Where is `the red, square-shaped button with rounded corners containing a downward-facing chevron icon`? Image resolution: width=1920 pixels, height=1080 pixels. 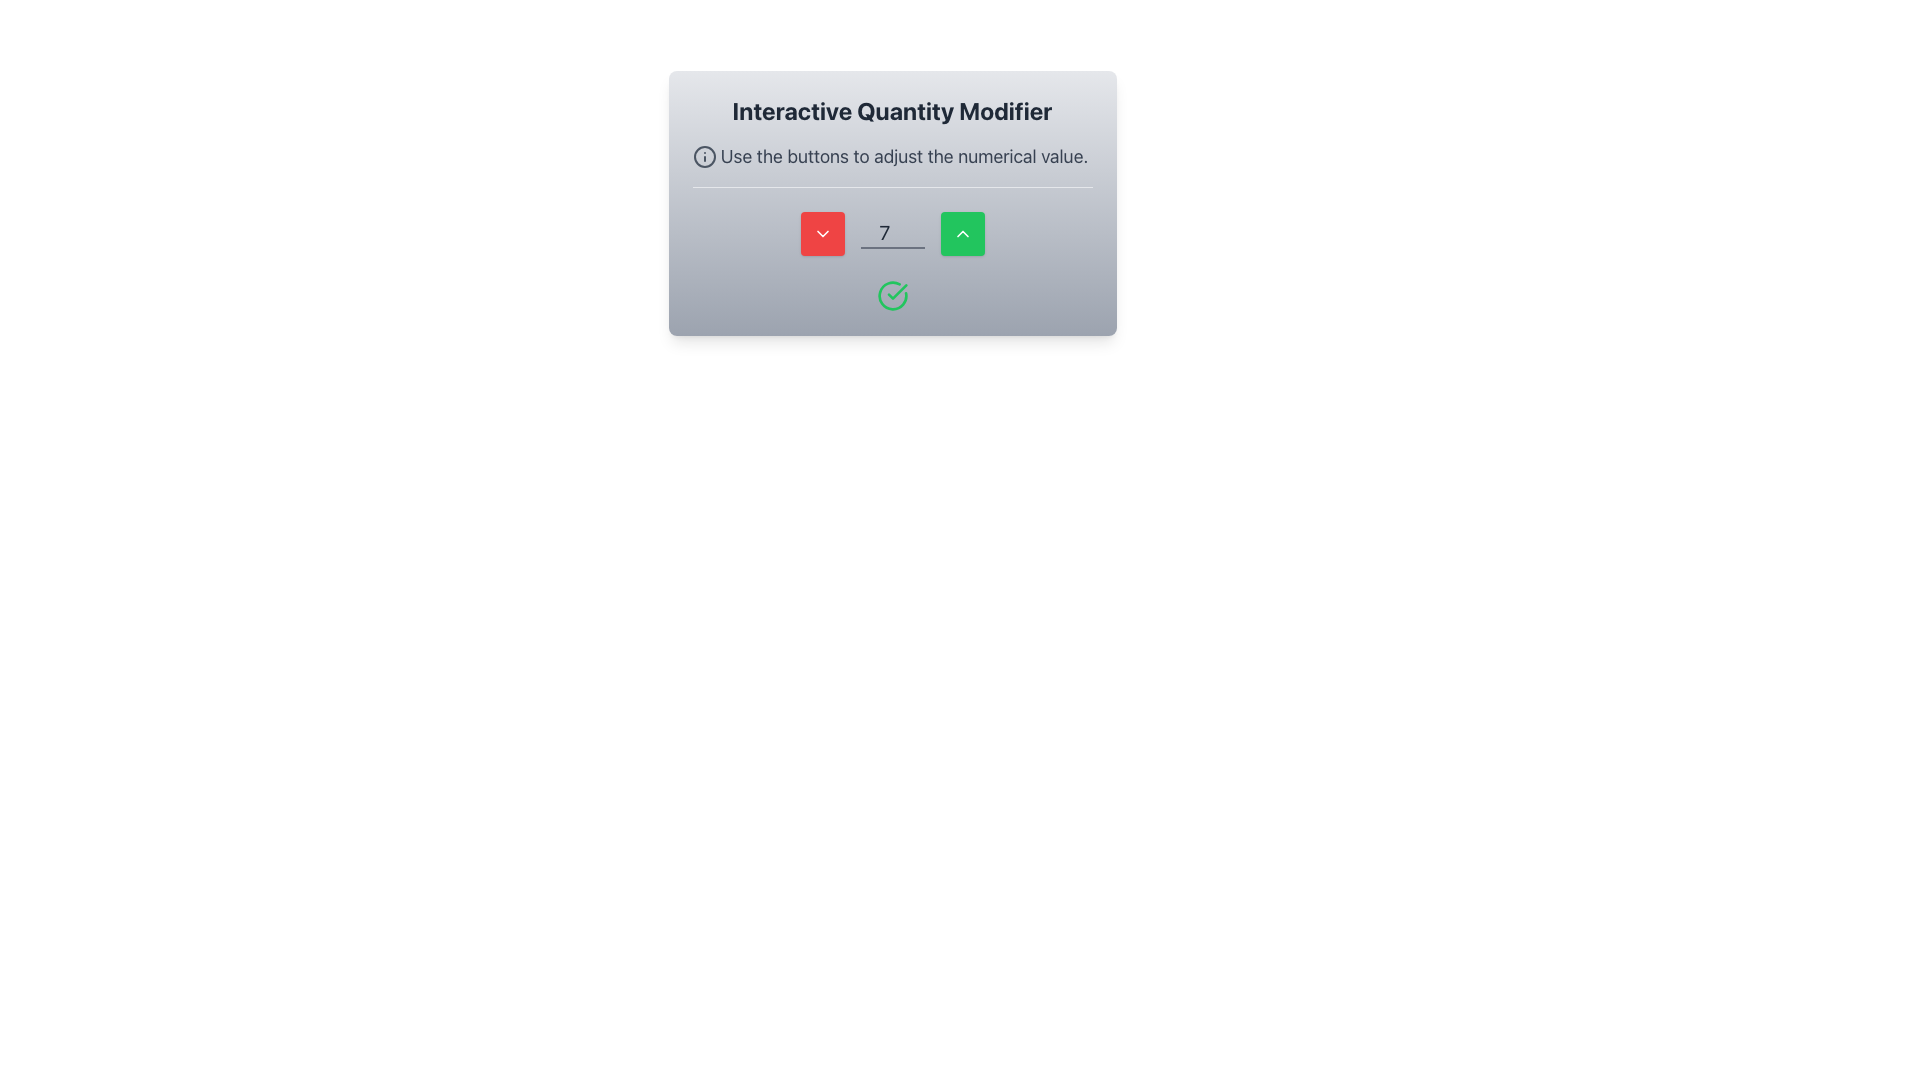 the red, square-shaped button with rounded corners containing a downward-facing chevron icon is located at coordinates (822, 233).